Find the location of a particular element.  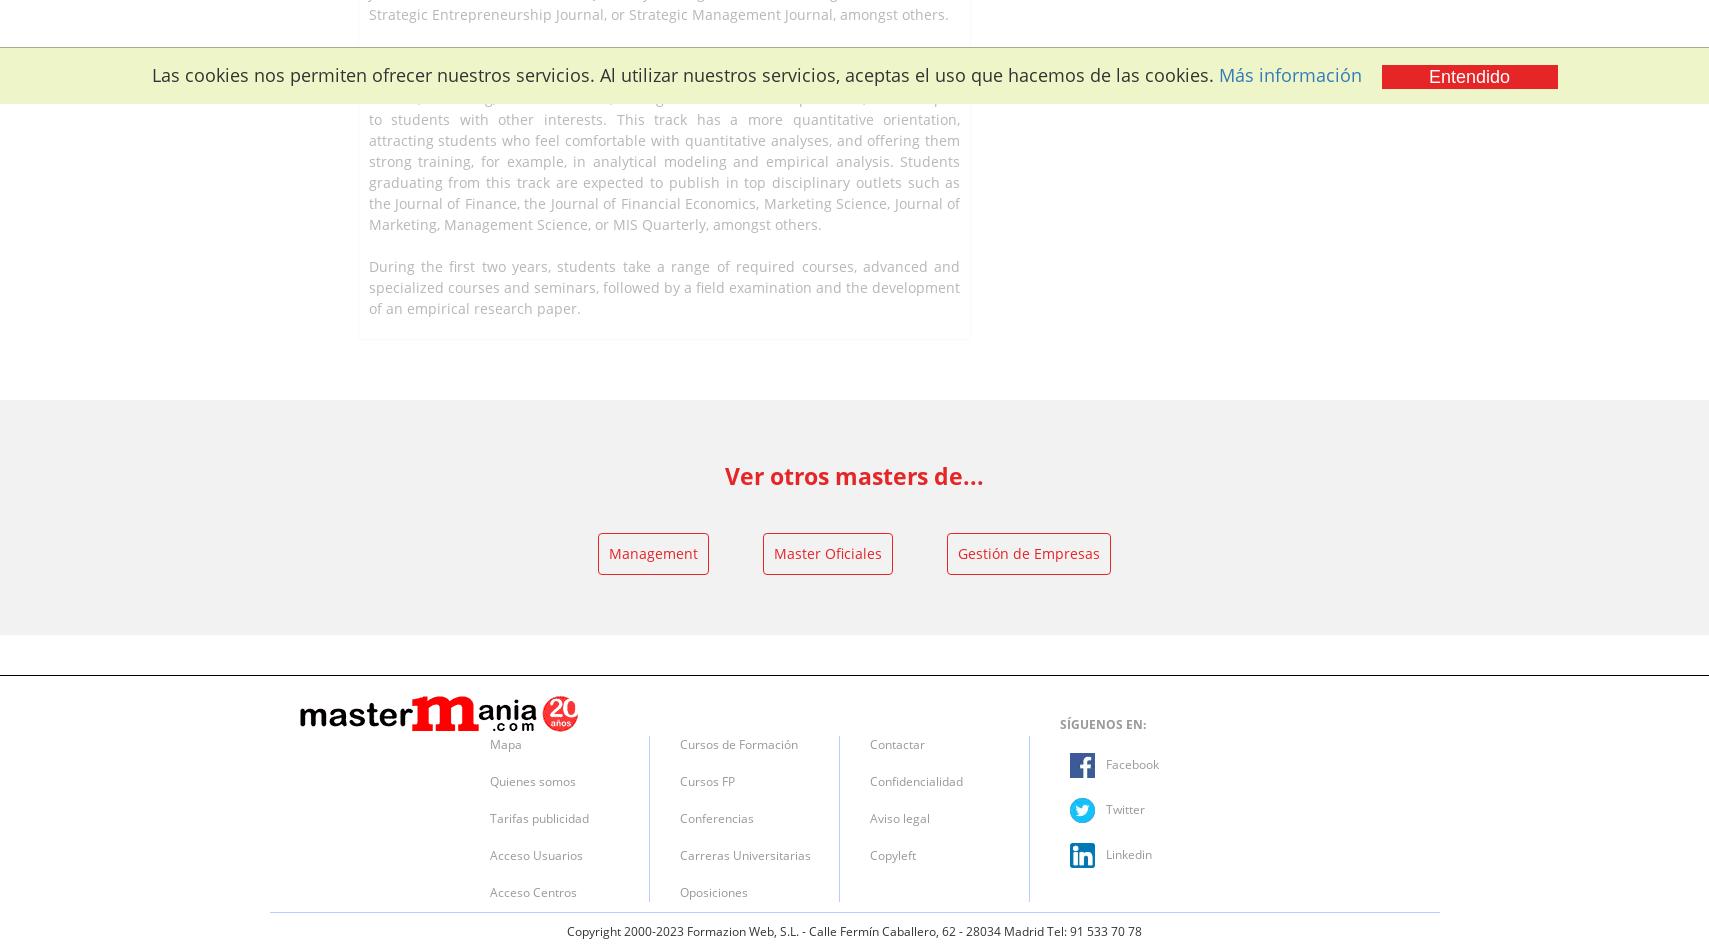

'Facebook' is located at coordinates (1131, 763).